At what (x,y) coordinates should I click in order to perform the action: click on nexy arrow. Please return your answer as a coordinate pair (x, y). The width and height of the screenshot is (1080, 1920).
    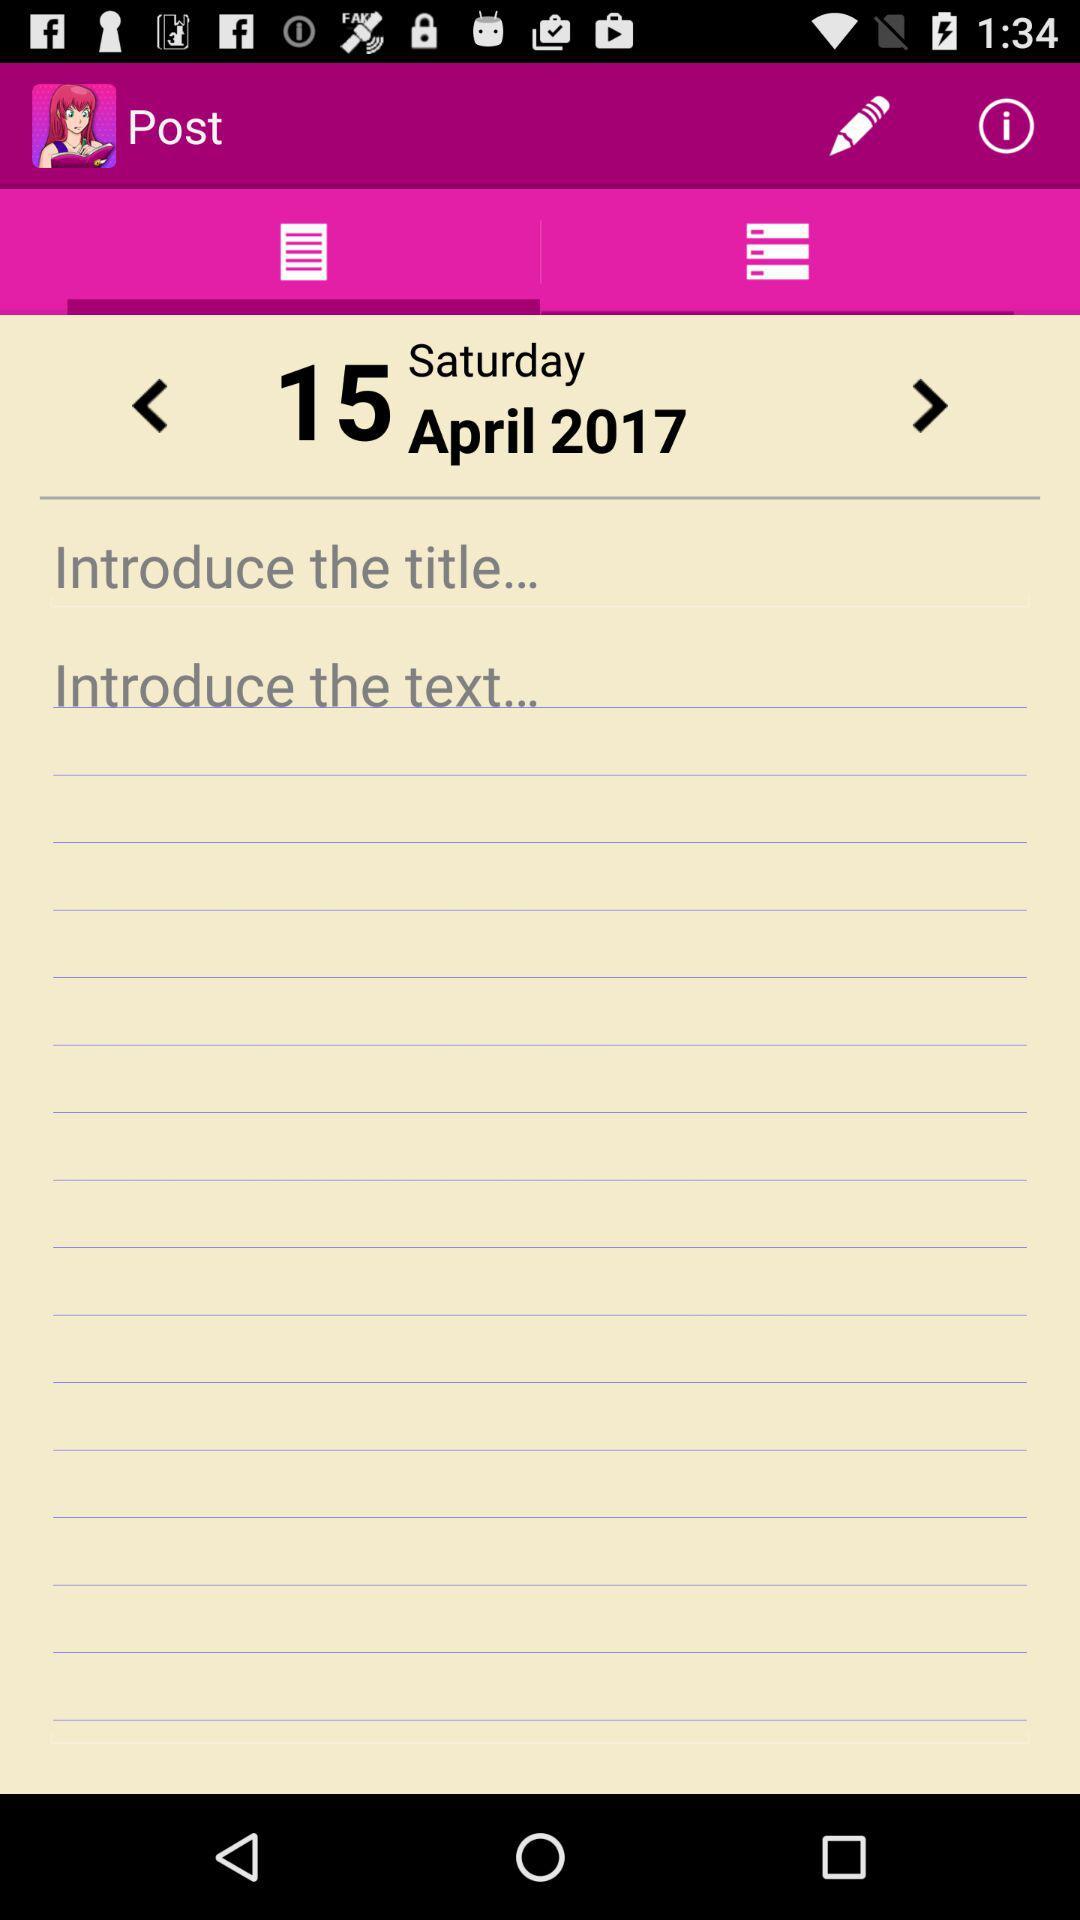
    Looking at the image, I should click on (929, 404).